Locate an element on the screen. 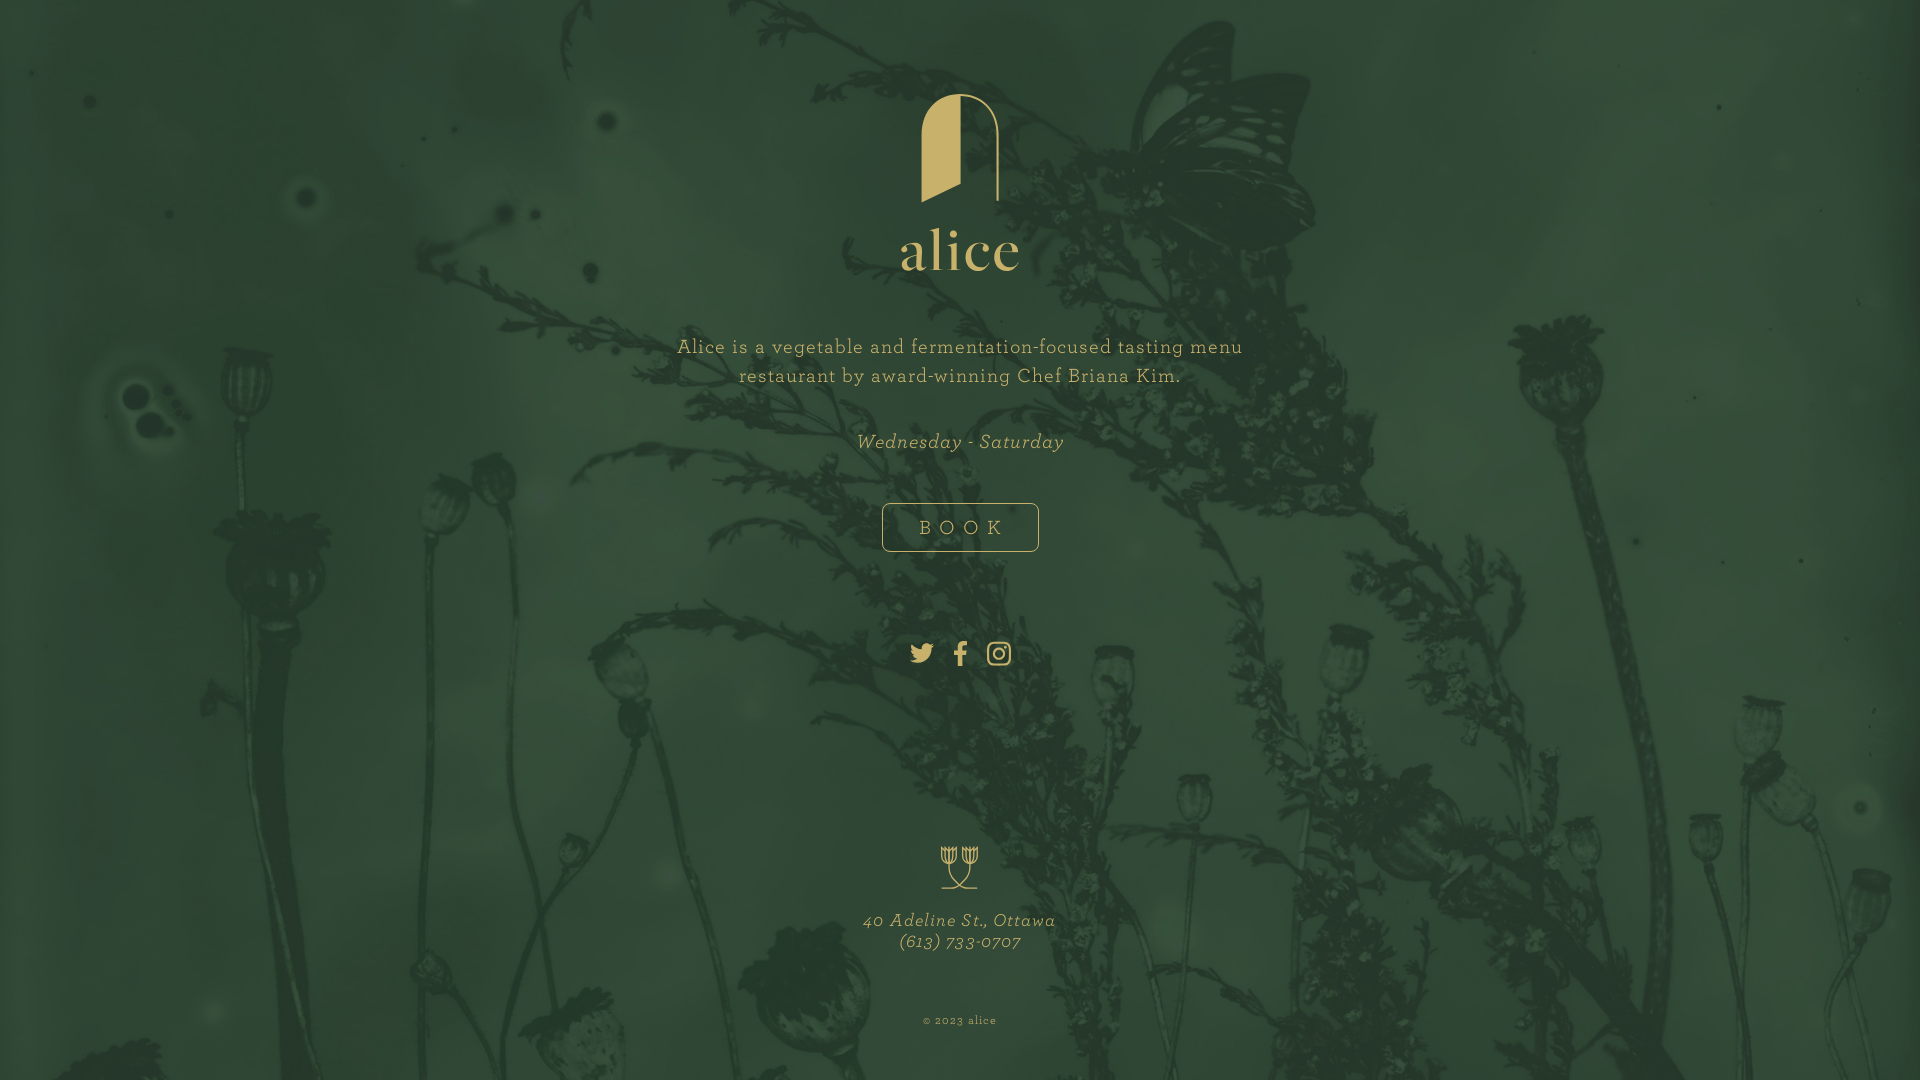 This screenshot has height=1080, width=1920. 'BOOK' is located at coordinates (960, 526).